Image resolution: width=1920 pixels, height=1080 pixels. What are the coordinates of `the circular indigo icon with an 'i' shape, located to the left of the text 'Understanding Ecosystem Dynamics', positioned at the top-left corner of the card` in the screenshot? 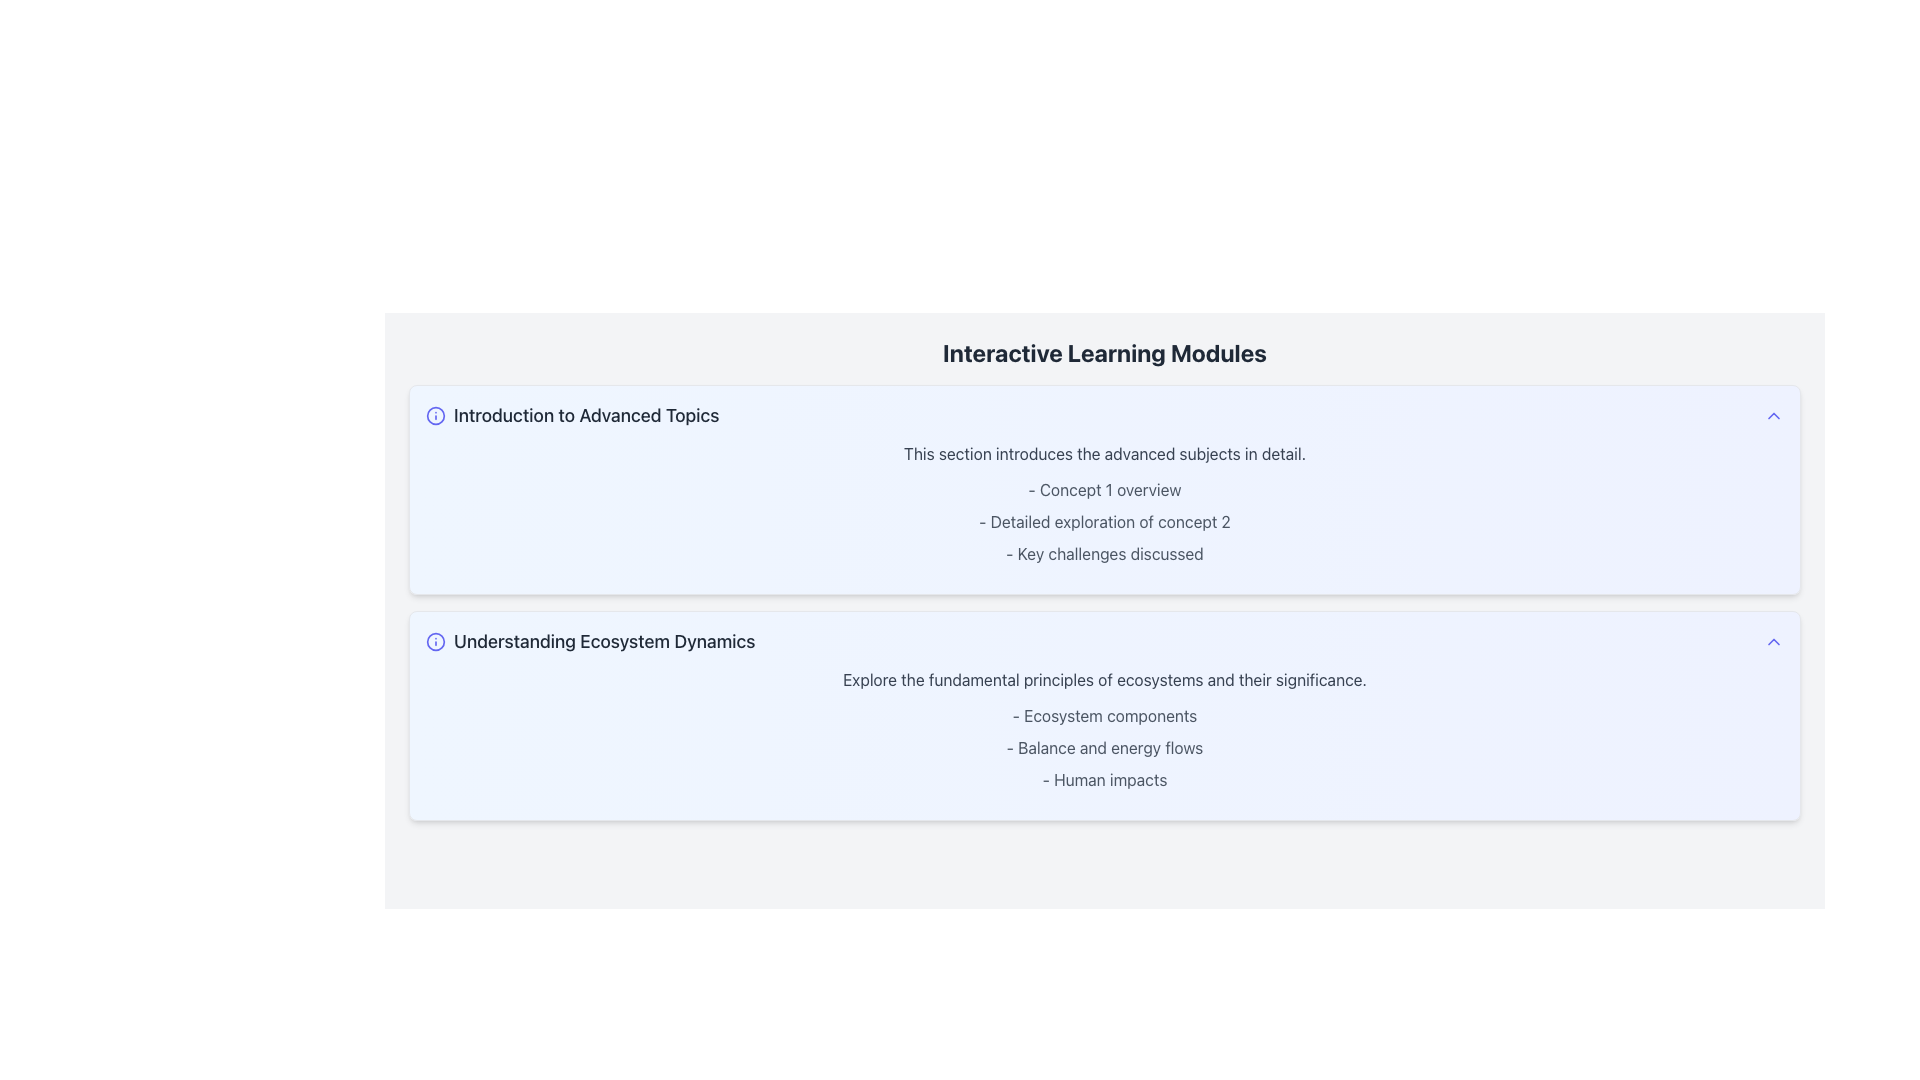 It's located at (435, 641).